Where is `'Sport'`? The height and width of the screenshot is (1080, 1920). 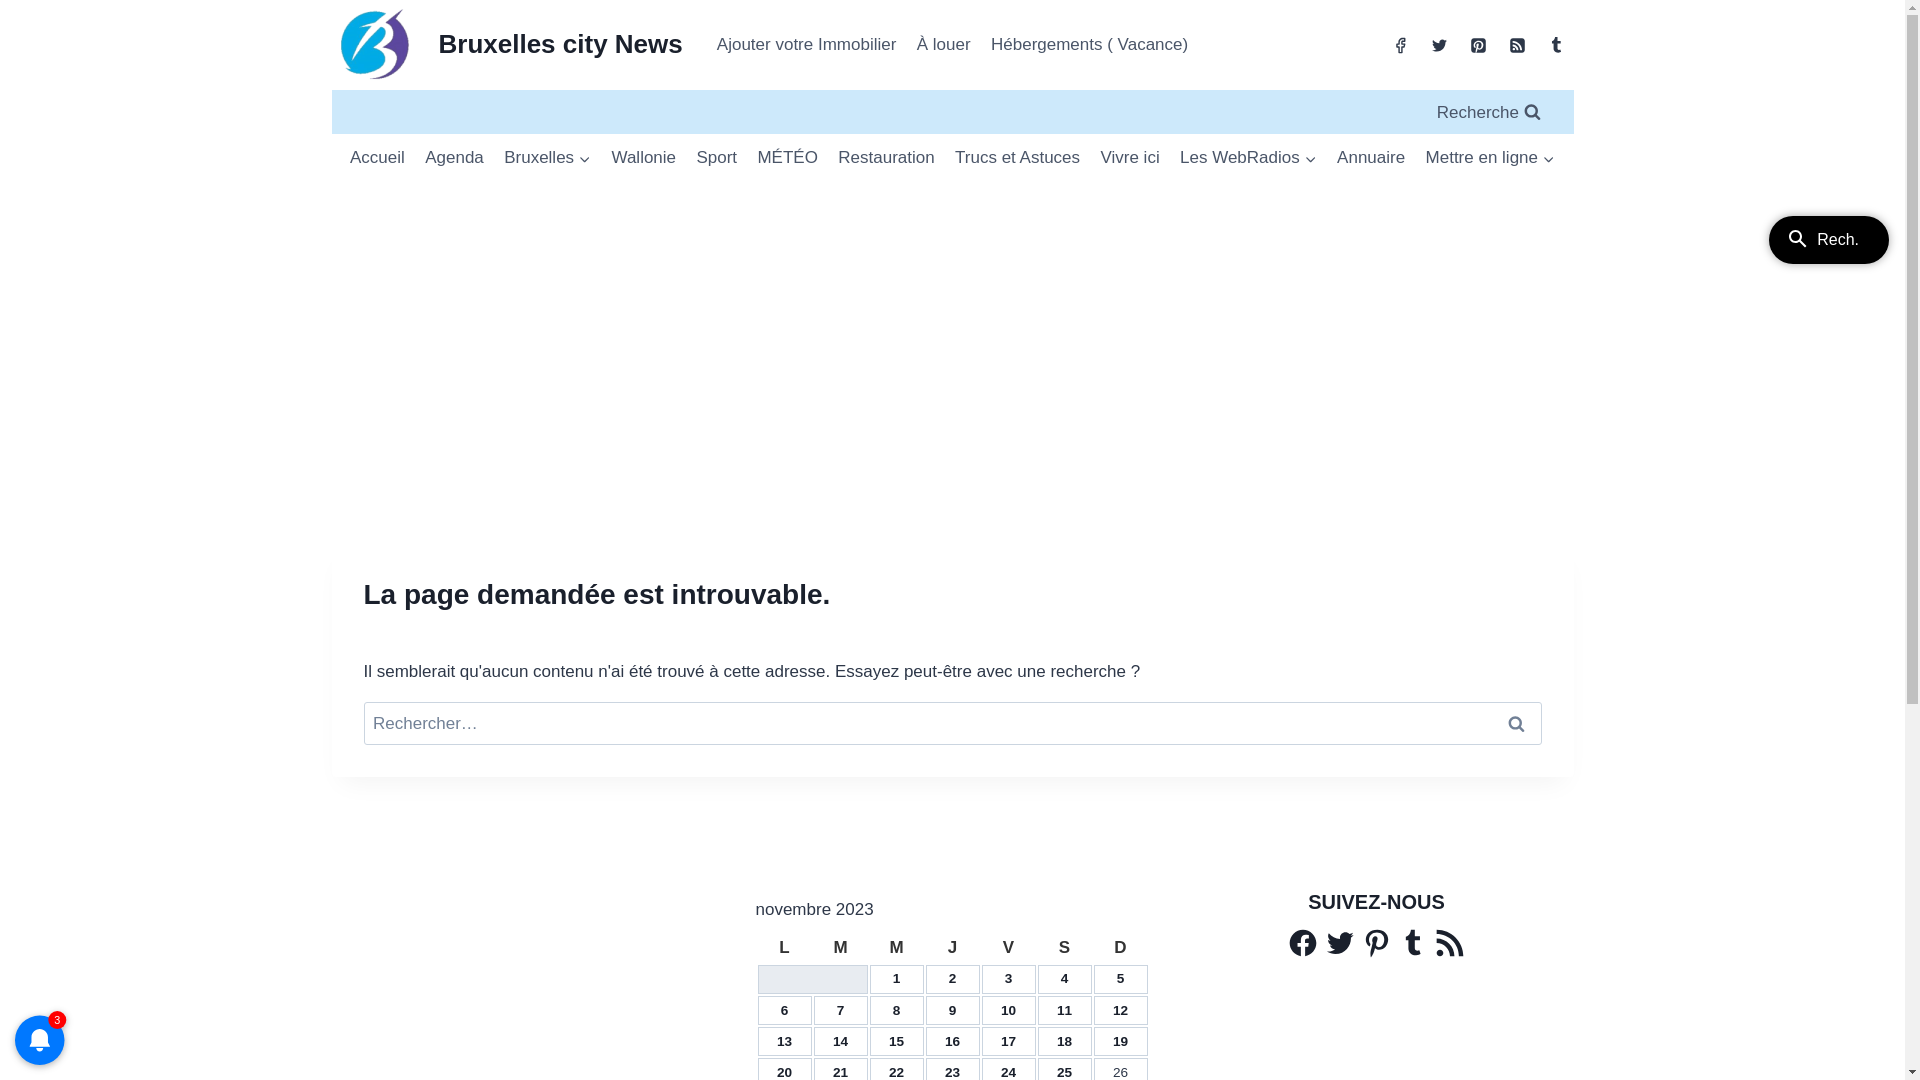 'Sport' is located at coordinates (716, 157).